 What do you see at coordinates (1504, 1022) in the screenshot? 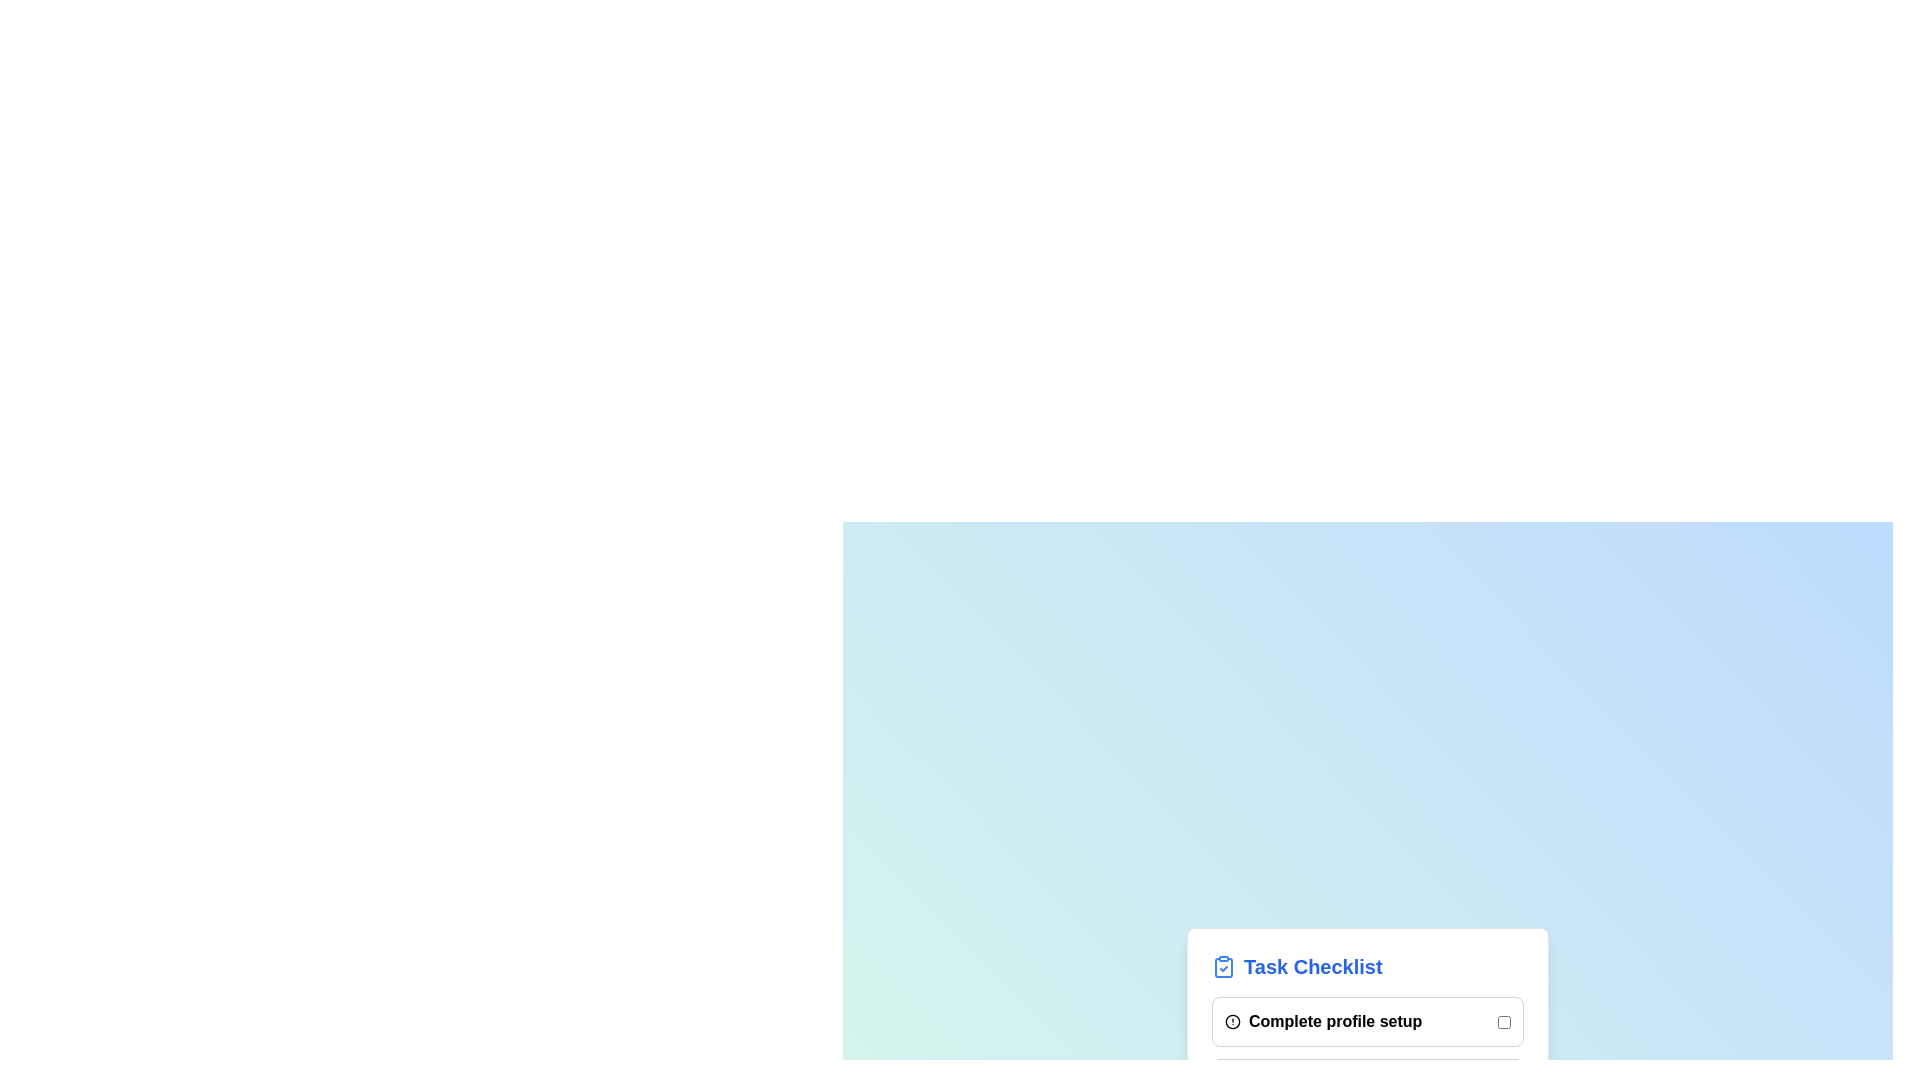
I see `the unmarked checkbox located within the 'Task Checklist' panel, positioned to the right of the 'Complete profile setup' option` at bounding box center [1504, 1022].